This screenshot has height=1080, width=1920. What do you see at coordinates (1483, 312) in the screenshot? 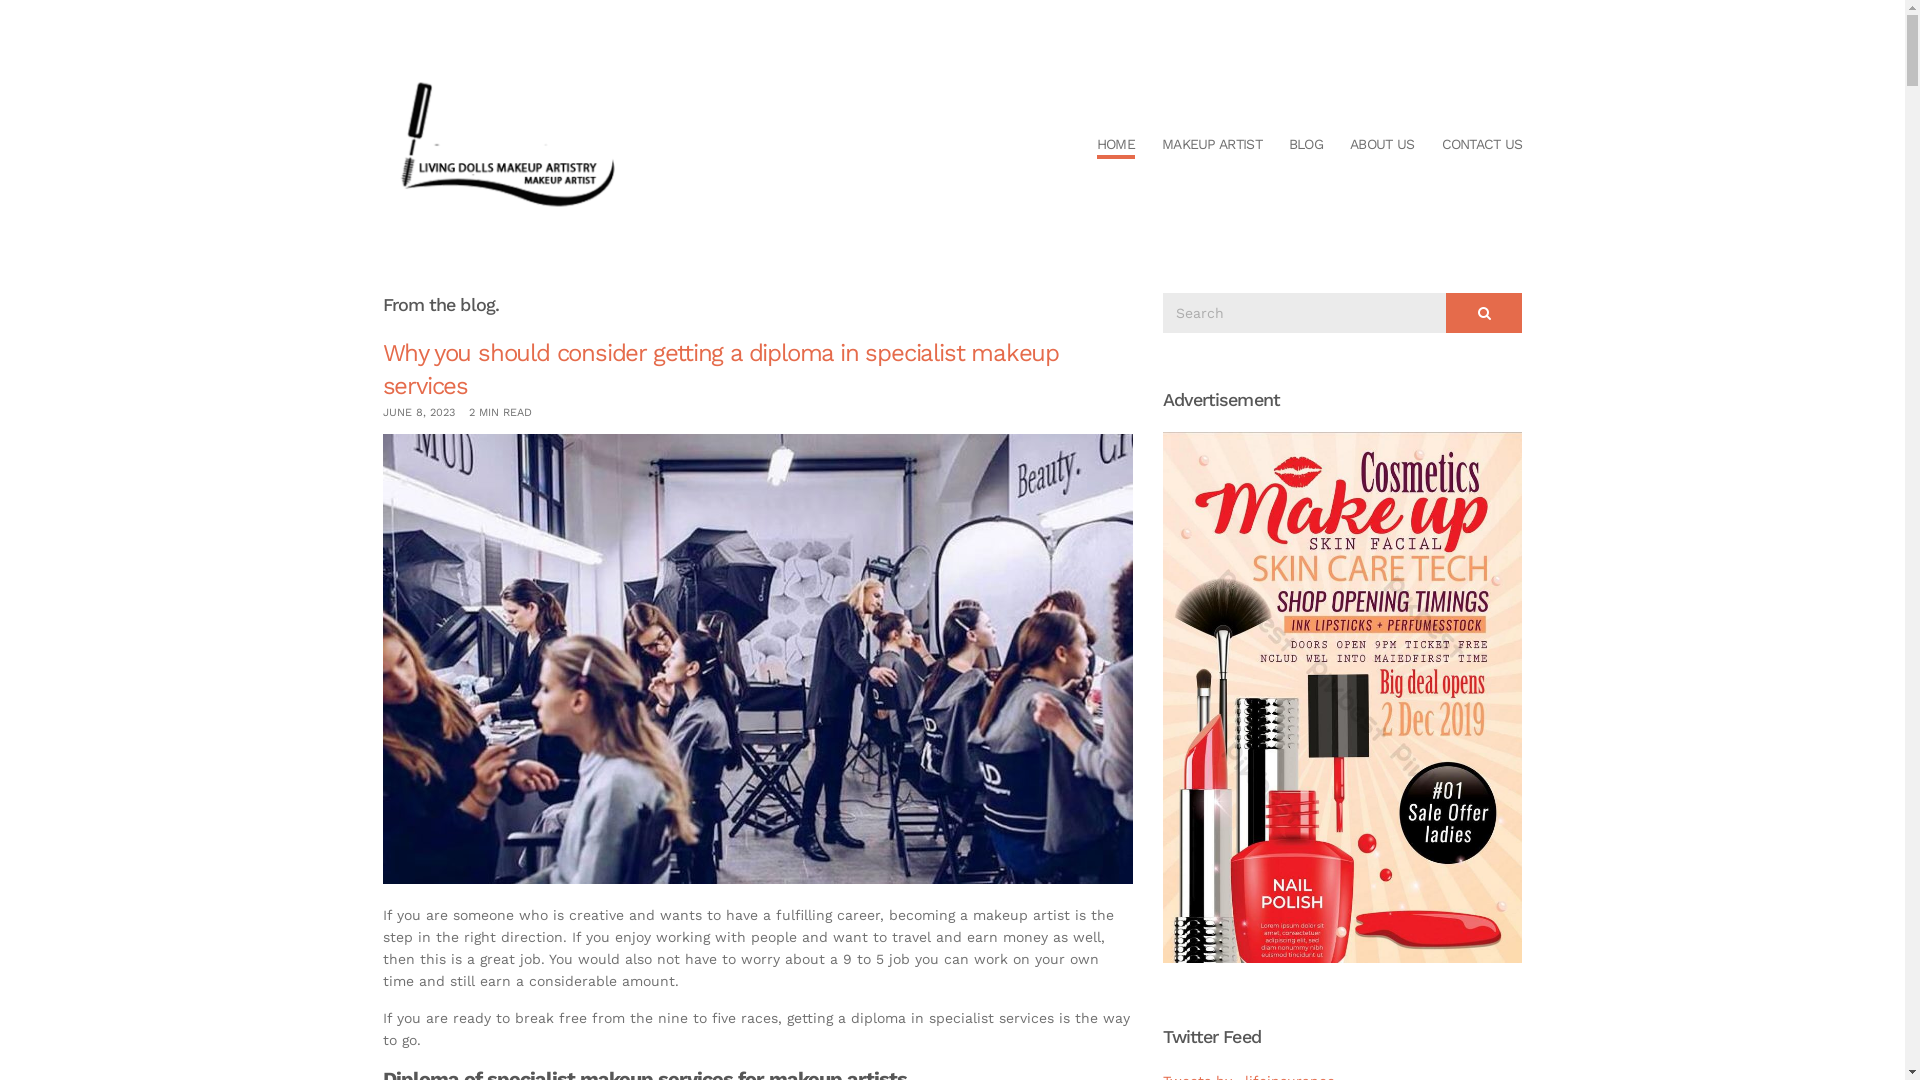
I see `'Search'` at bounding box center [1483, 312].